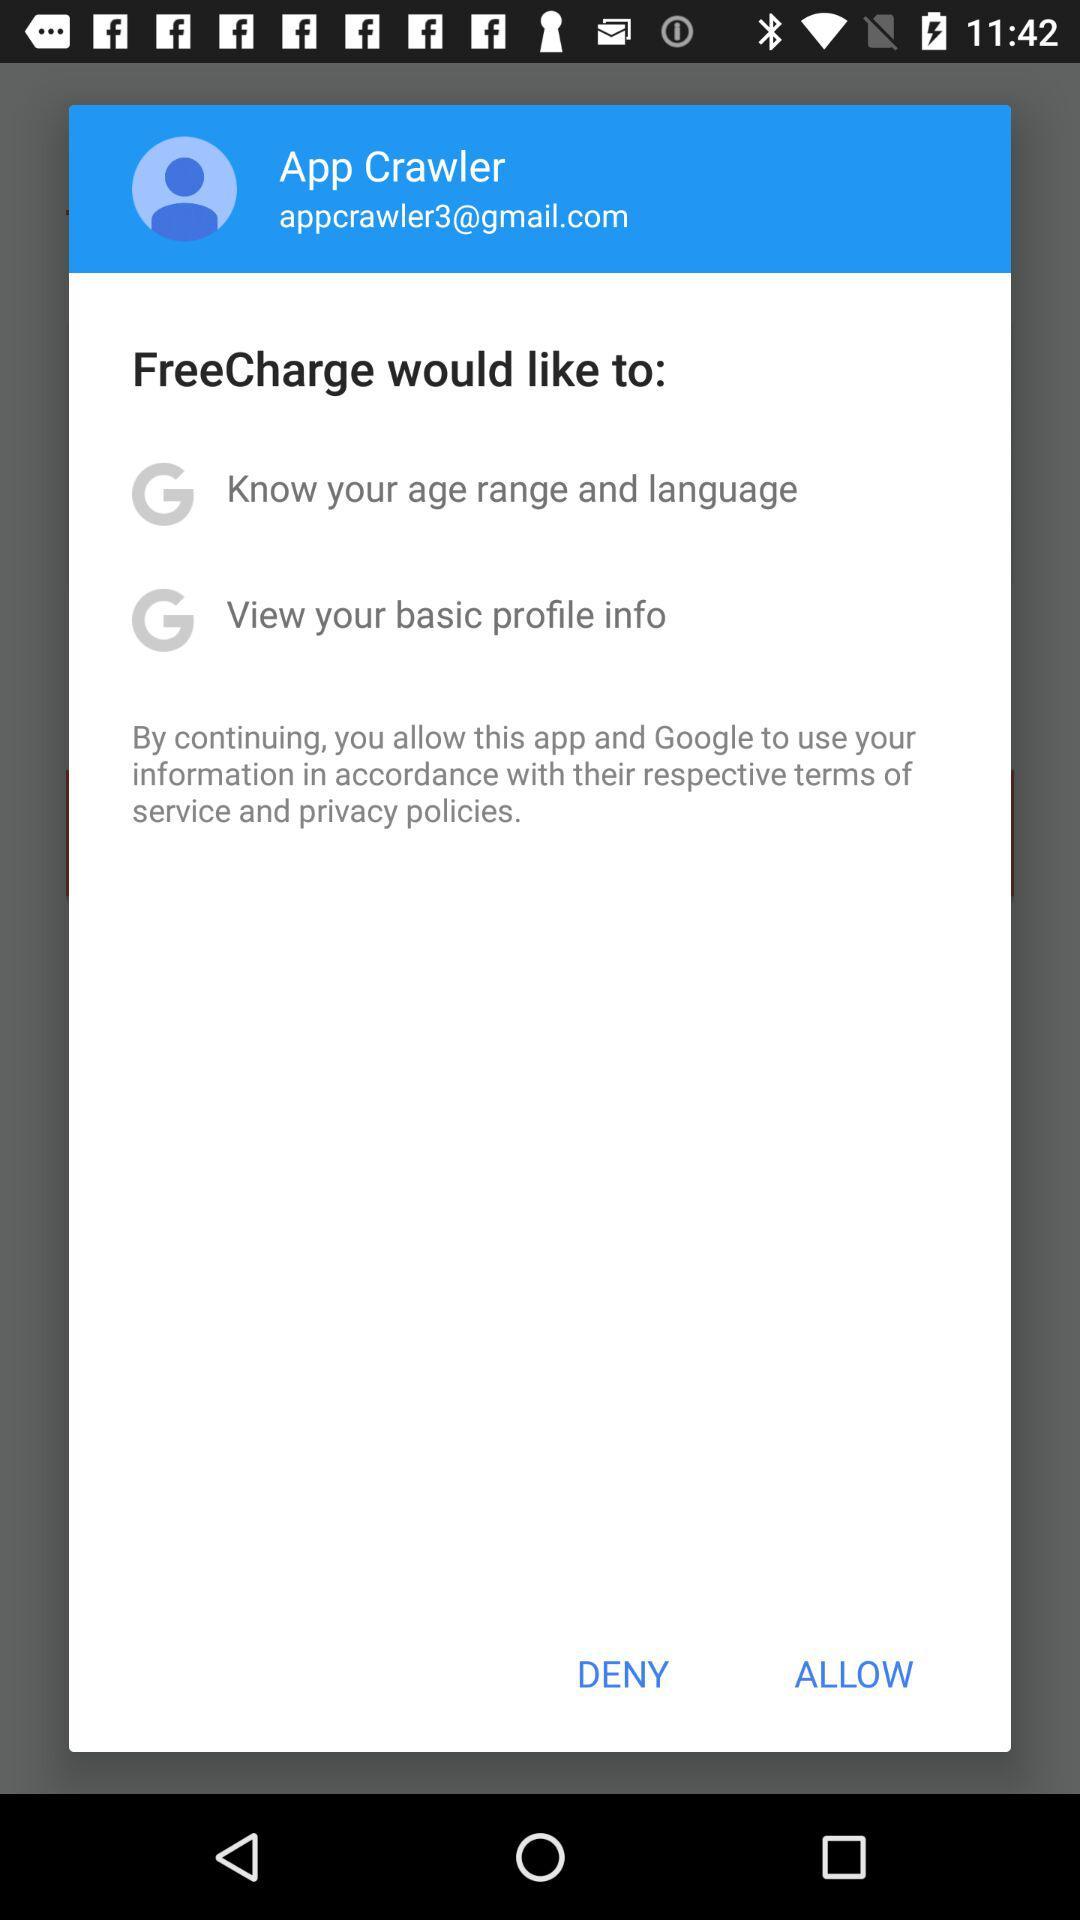 Image resolution: width=1080 pixels, height=1920 pixels. Describe the element at coordinates (445, 612) in the screenshot. I see `icon above by continuing you app` at that location.